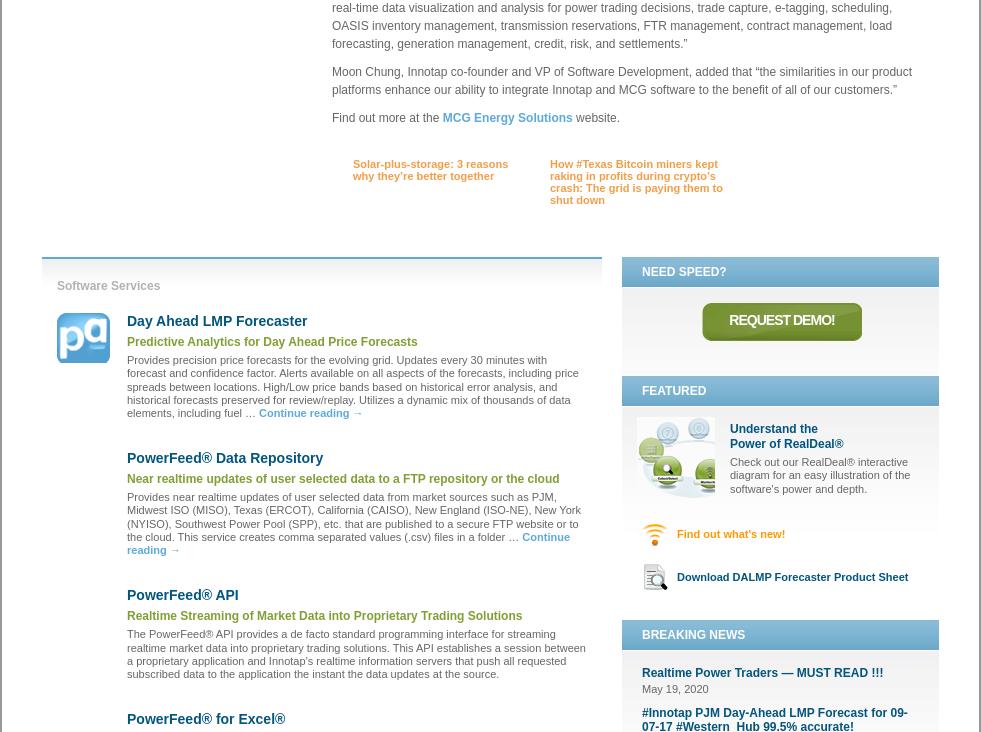  Describe the element at coordinates (693, 632) in the screenshot. I see `'Breaking News'` at that location.